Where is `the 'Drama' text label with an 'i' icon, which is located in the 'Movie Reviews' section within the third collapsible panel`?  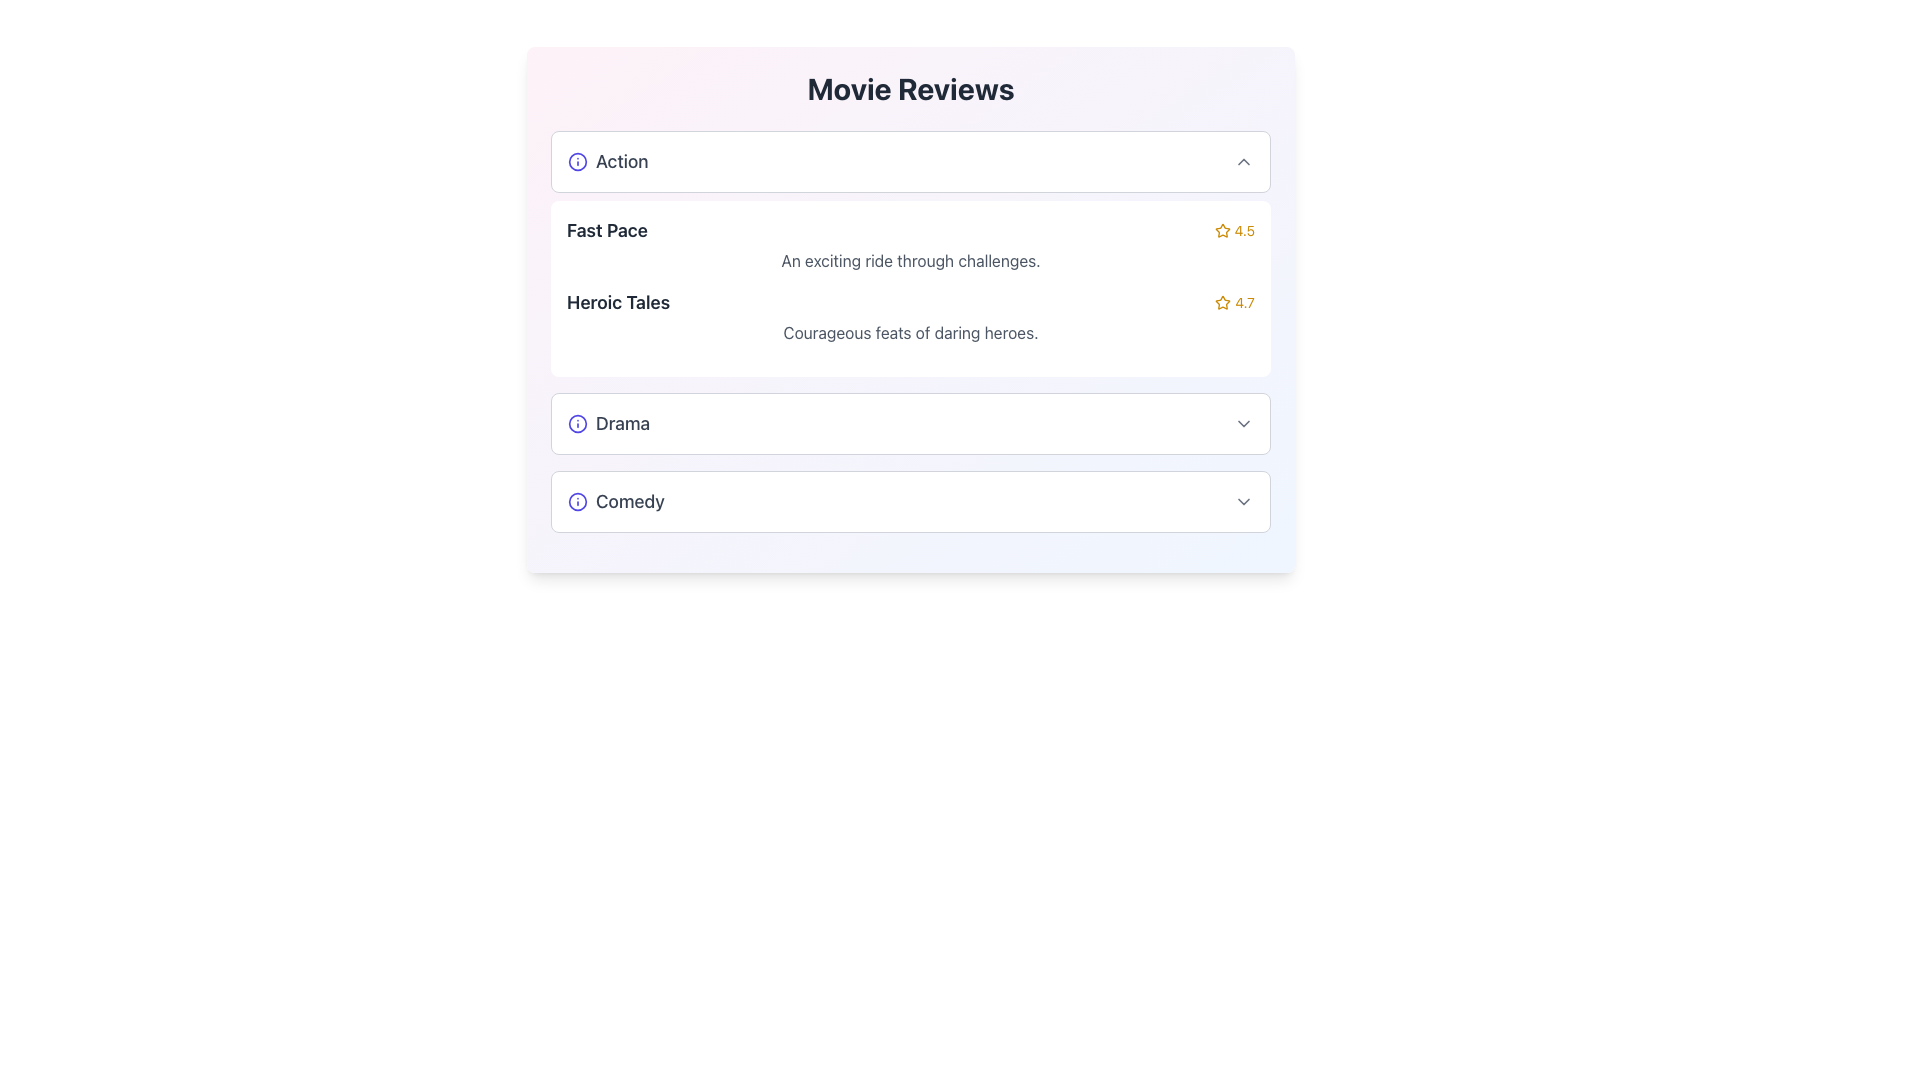 the 'Drama' text label with an 'i' icon, which is located in the 'Movie Reviews' section within the third collapsible panel is located at coordinates (608, 423).